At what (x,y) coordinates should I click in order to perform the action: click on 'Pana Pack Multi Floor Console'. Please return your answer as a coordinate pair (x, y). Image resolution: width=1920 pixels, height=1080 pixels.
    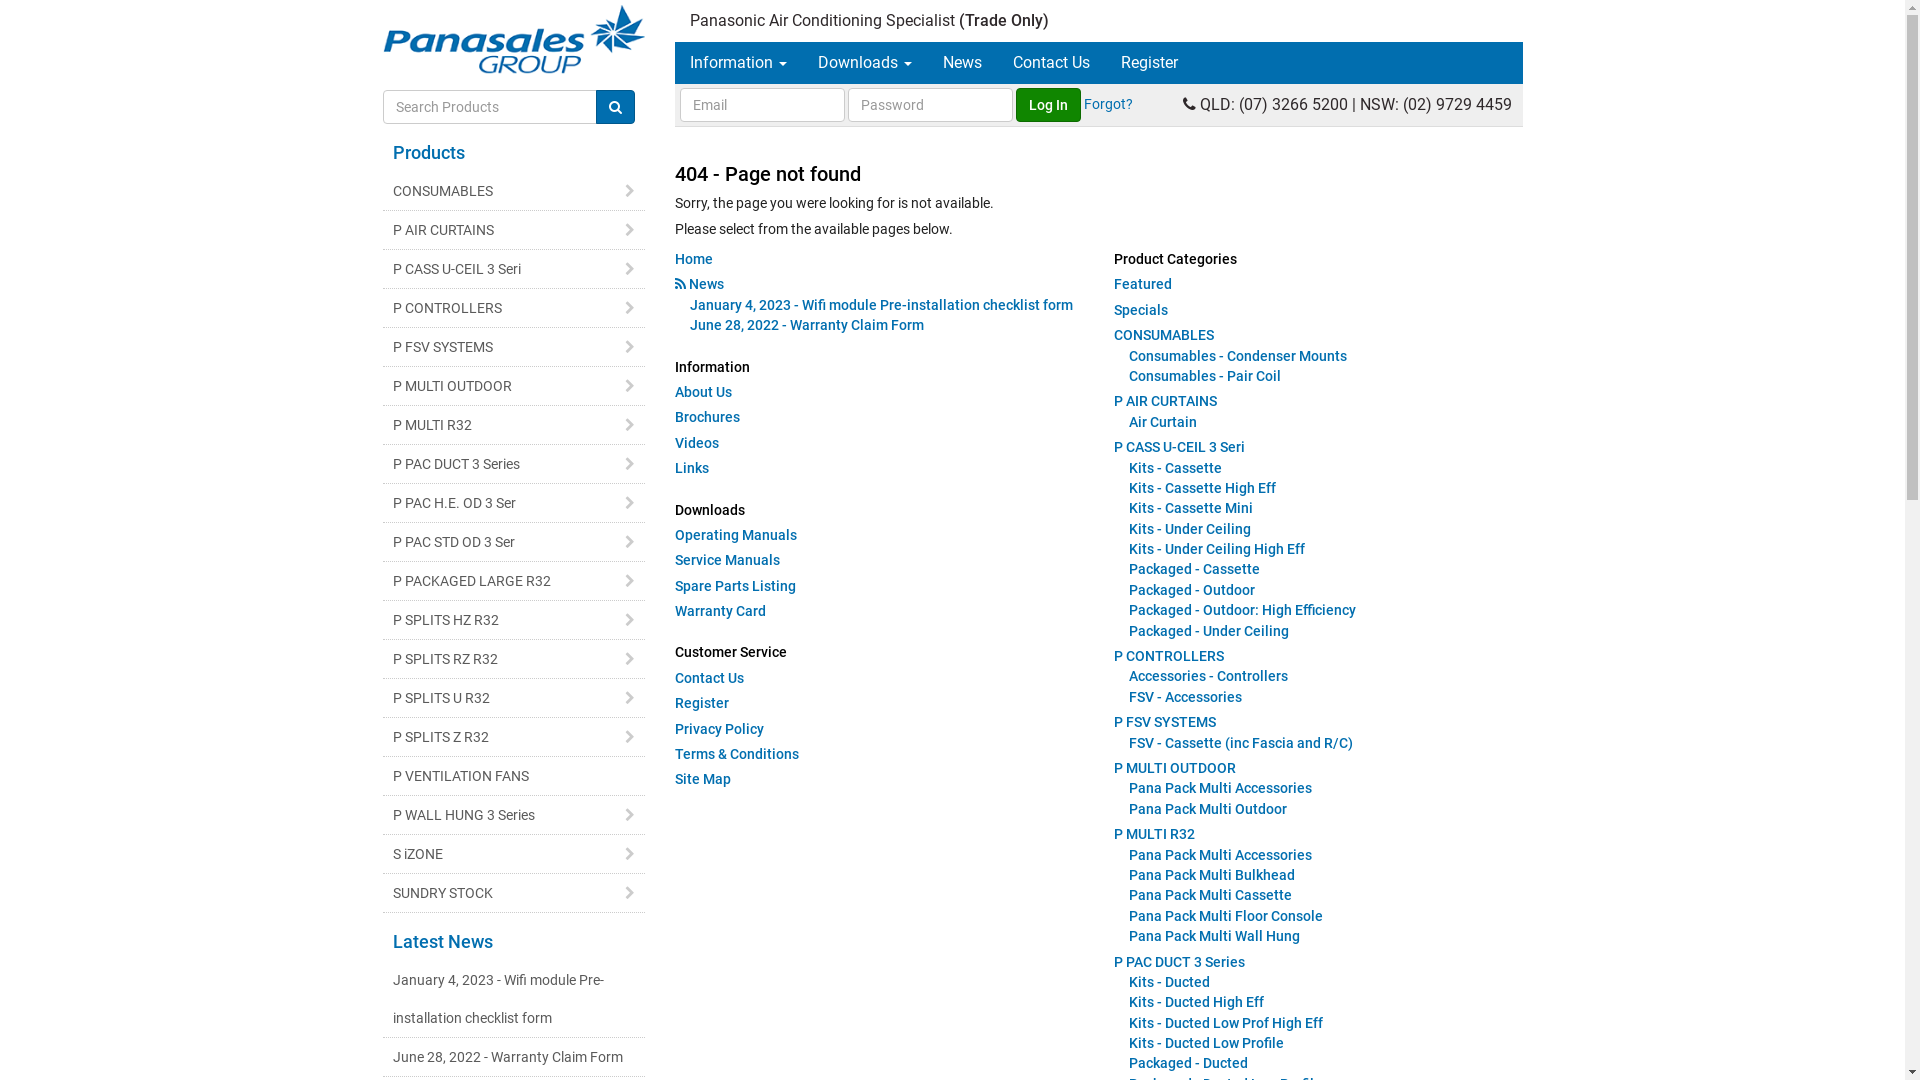
    Looking at the image, I should click on (1224, 915).